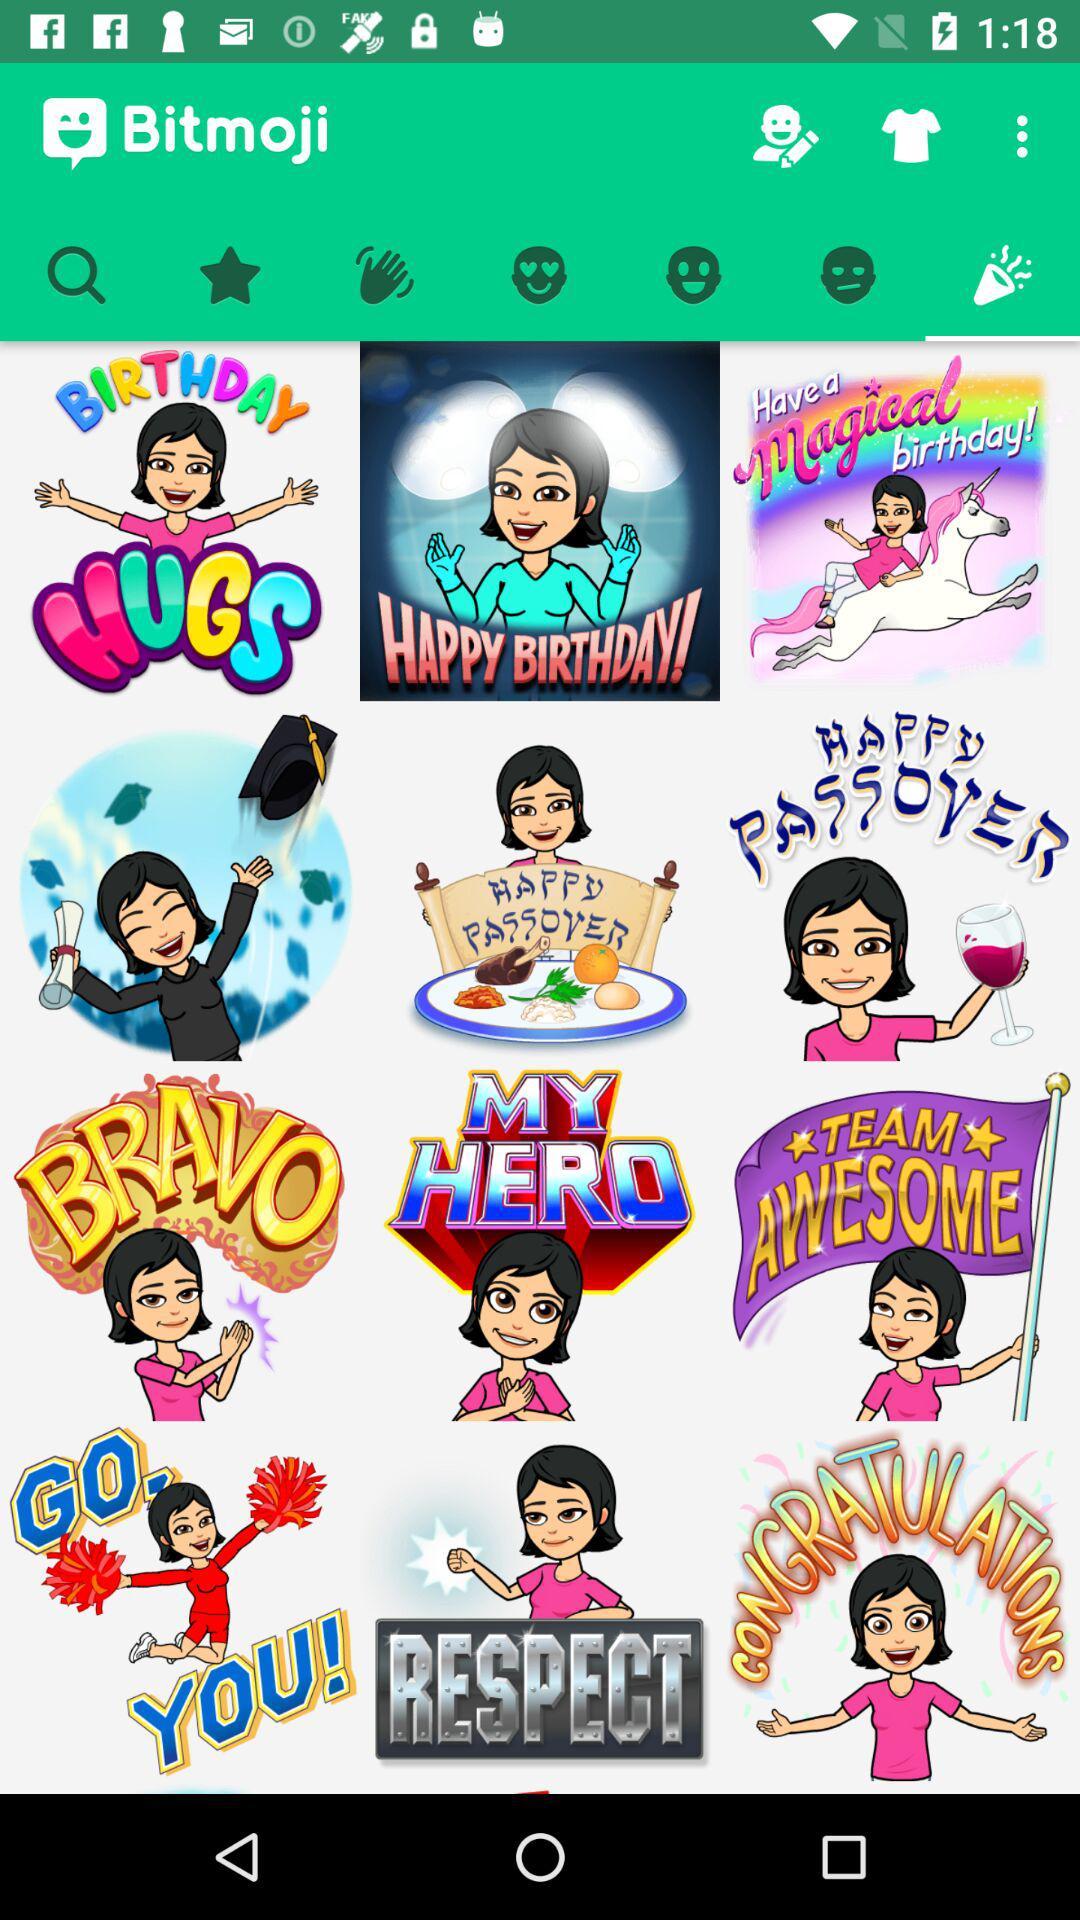 This screenshot has width=1080, height=1920. I want to click on bravo, so click(180, 1240).